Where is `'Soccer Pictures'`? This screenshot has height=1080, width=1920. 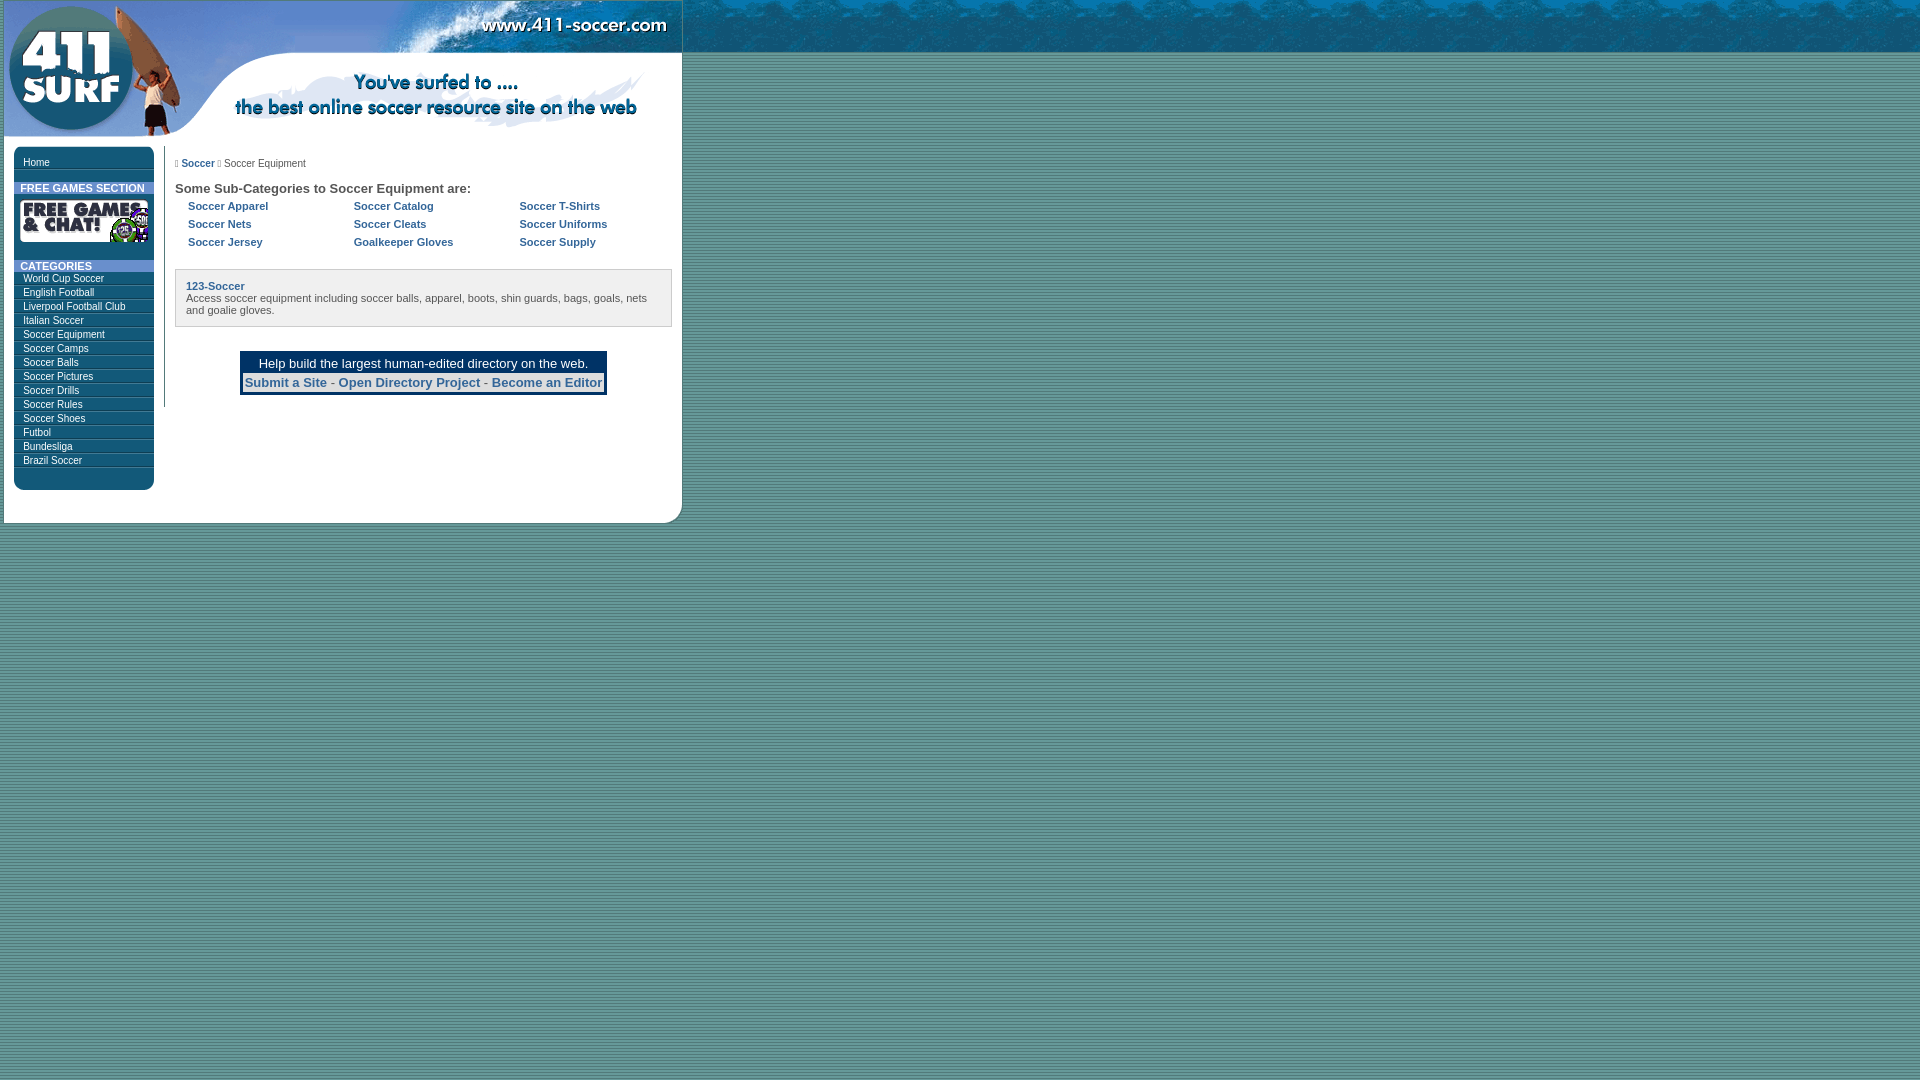 'Soccer Pictures' is located at coordinates (23, 376).